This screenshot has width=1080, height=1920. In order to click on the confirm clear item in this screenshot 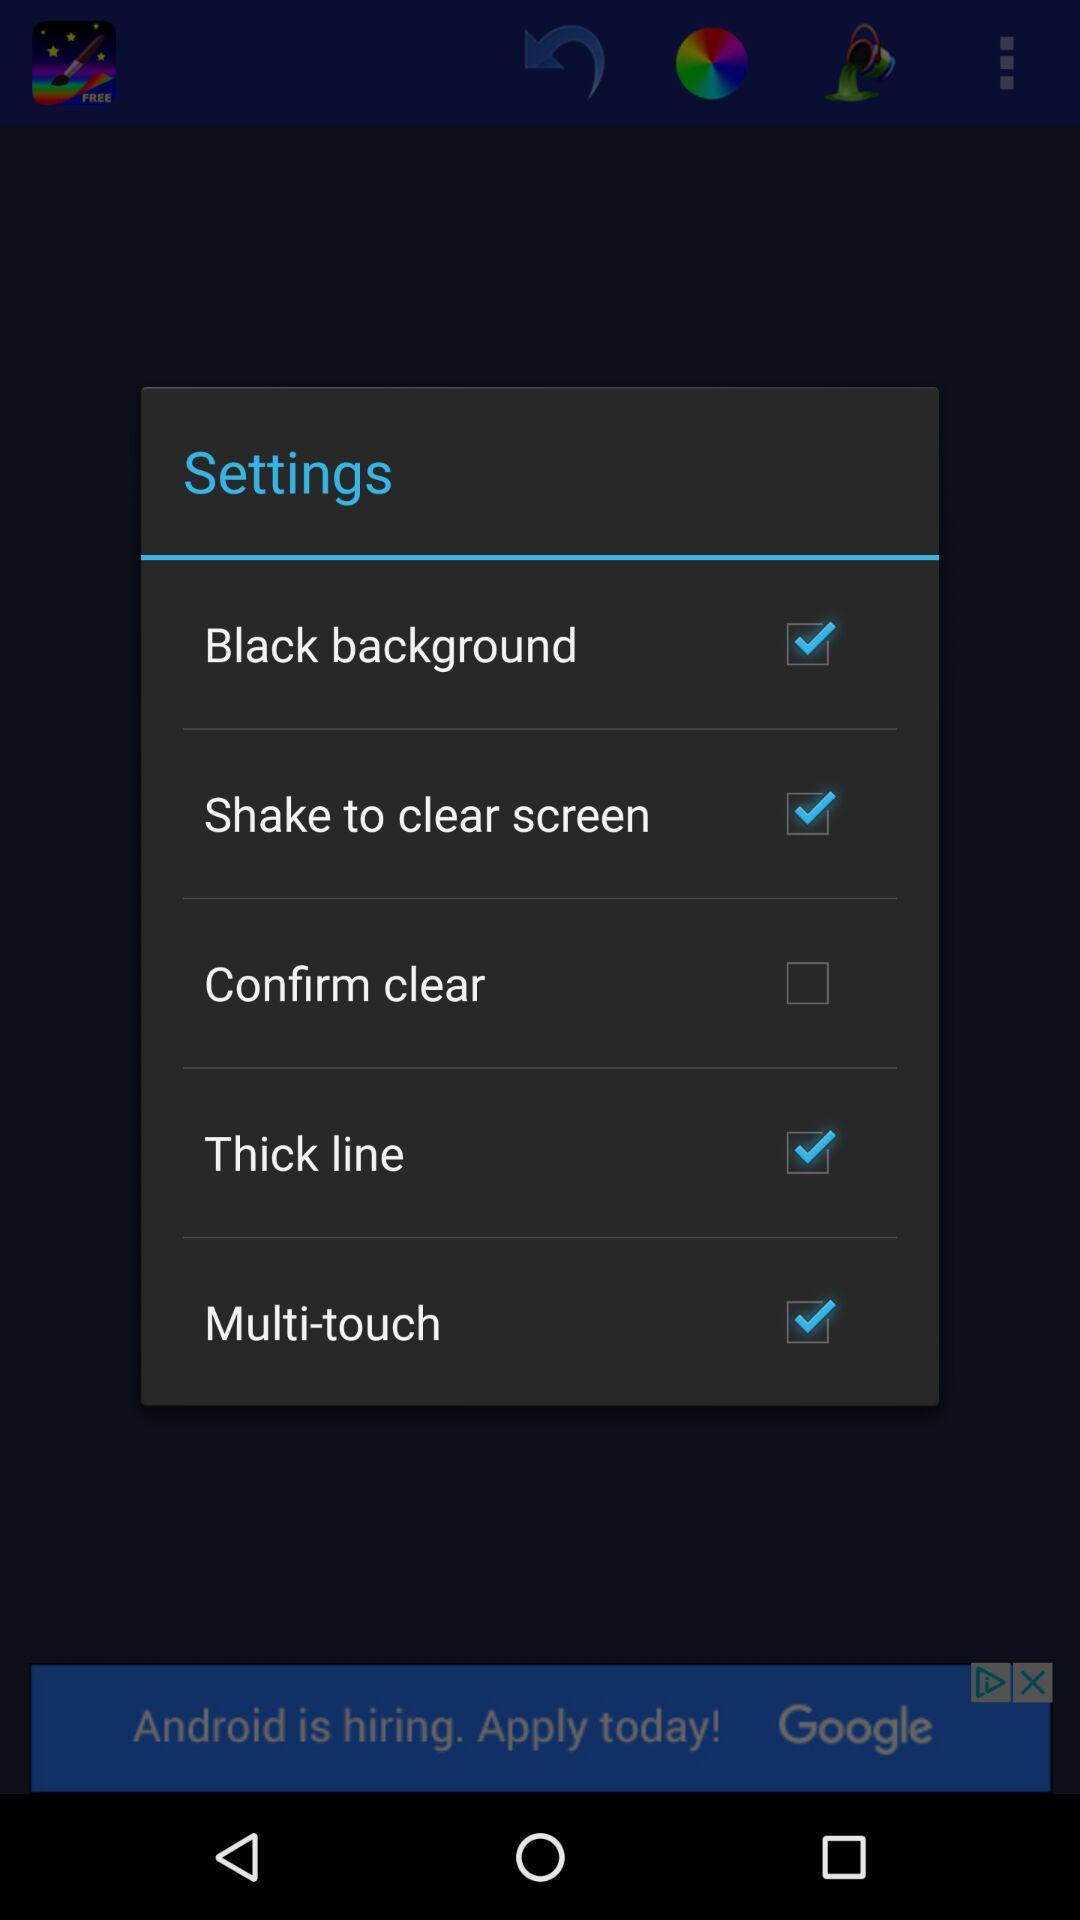, I will do `click(343, 982)`.